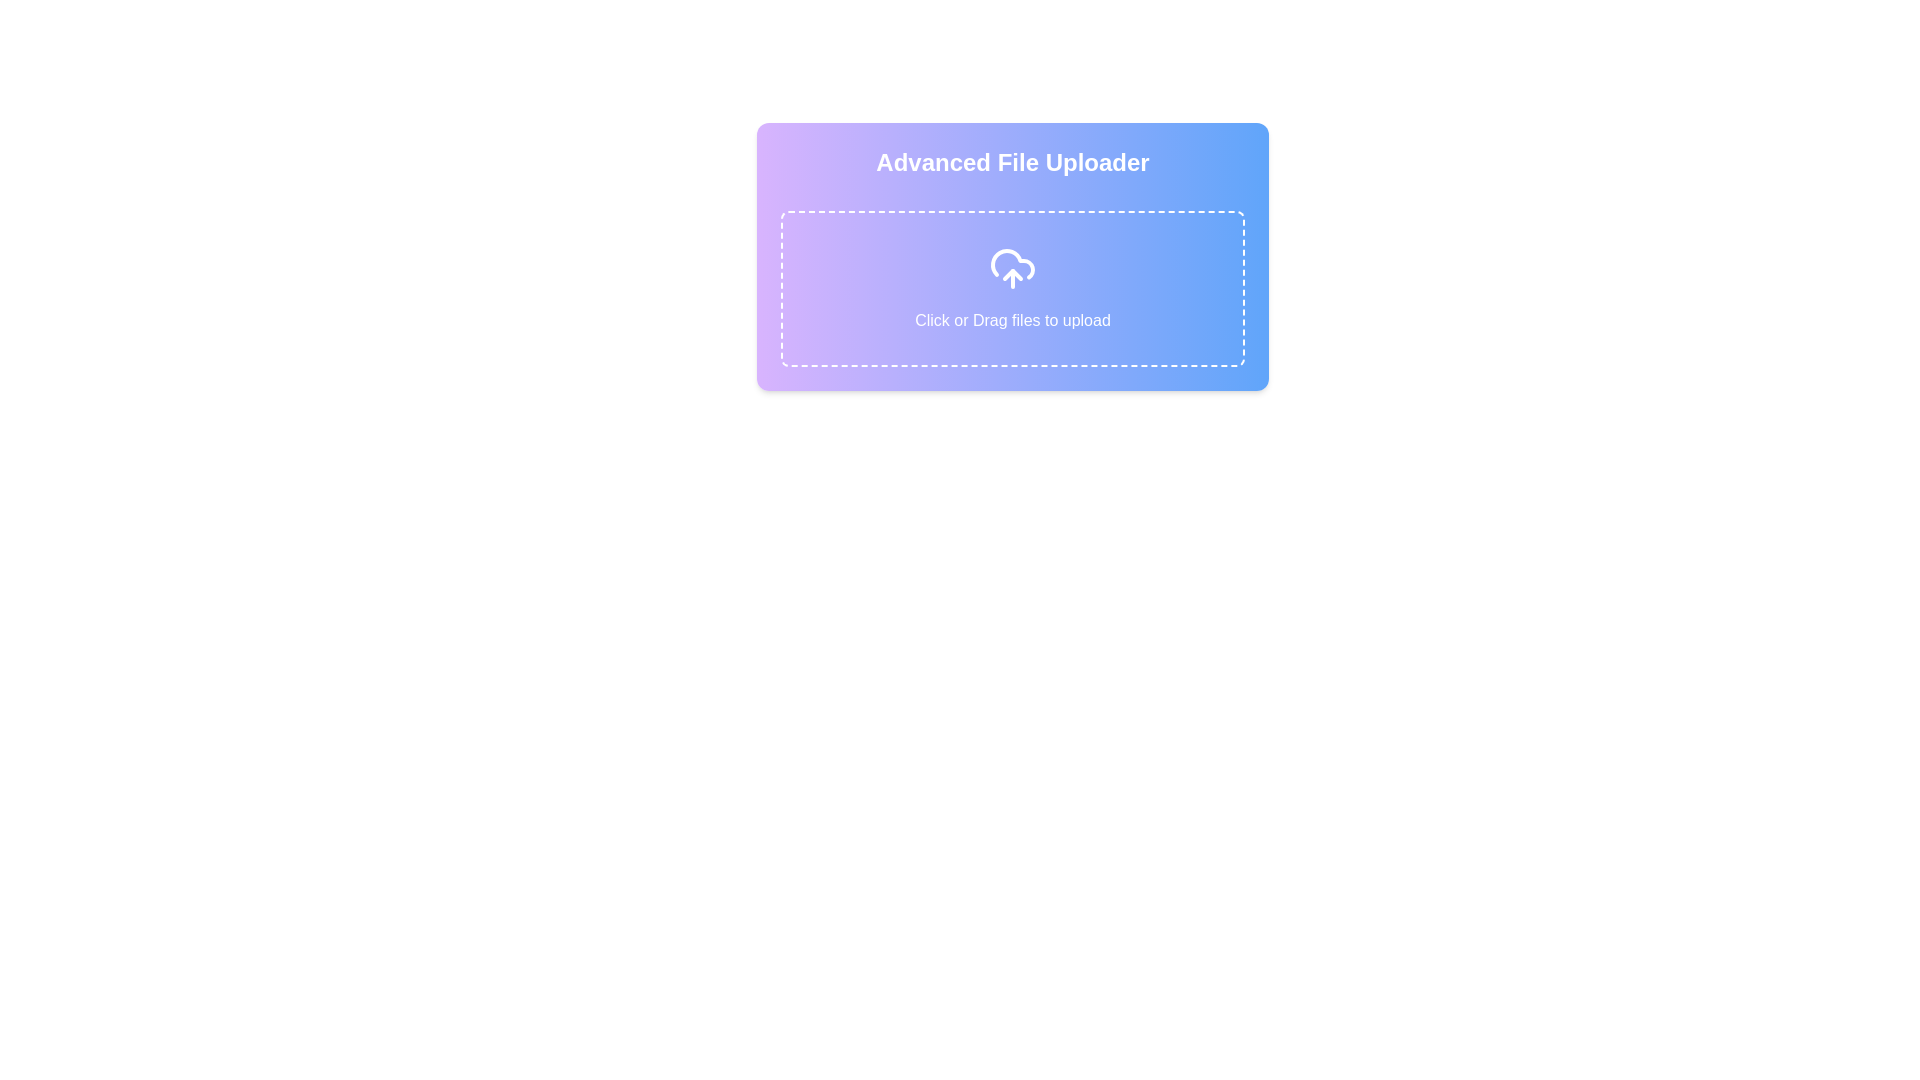 This screenshot has width=1920, height=1080. What do you see at coordinates (1012, 256) in the screenshot?
I see `files onto the stylized upload interface with a dashed rectangular area and an upload icon` at bounding box center [1012, 256].